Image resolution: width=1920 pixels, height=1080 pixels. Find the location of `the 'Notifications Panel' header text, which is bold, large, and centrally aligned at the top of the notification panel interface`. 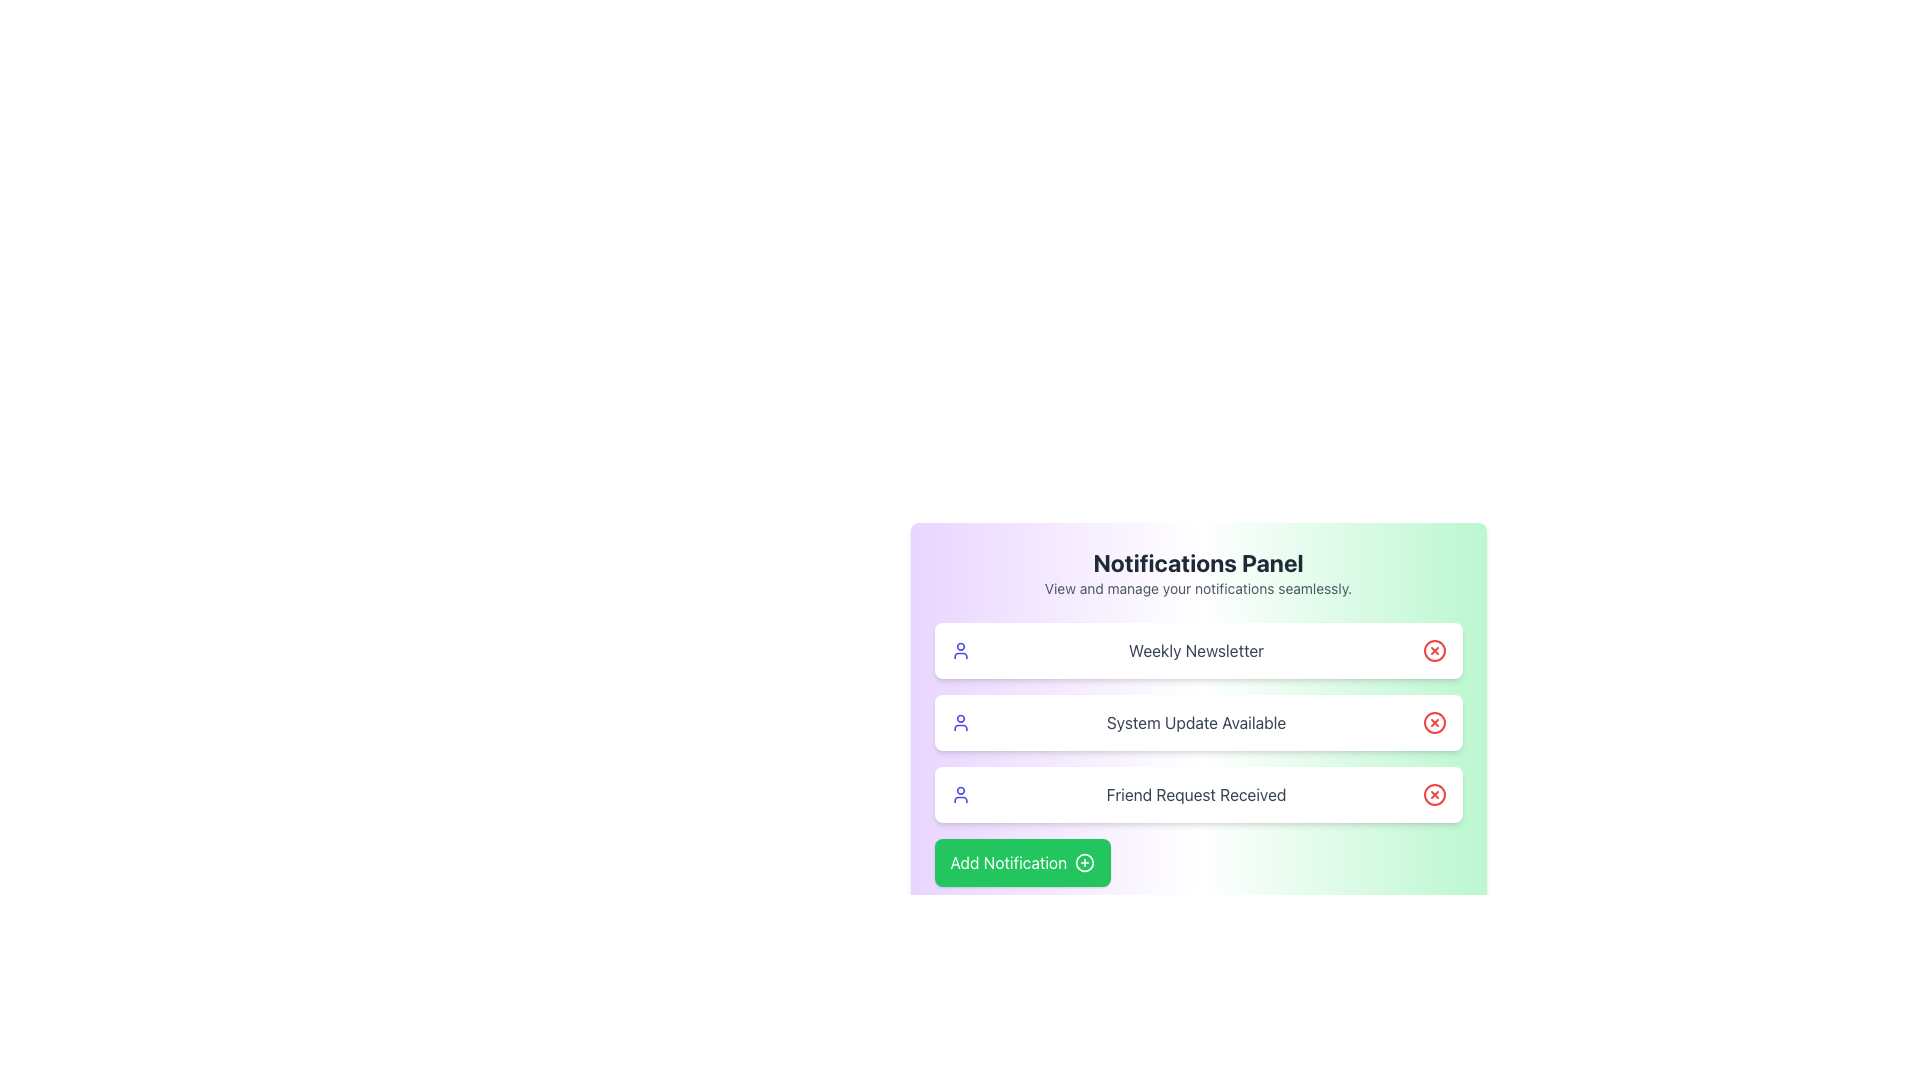

the 'Notifications Panel' header text, which is bold, large, and centrally aligned at the top of the notification panel interface is located at coordinates (1198, 563).